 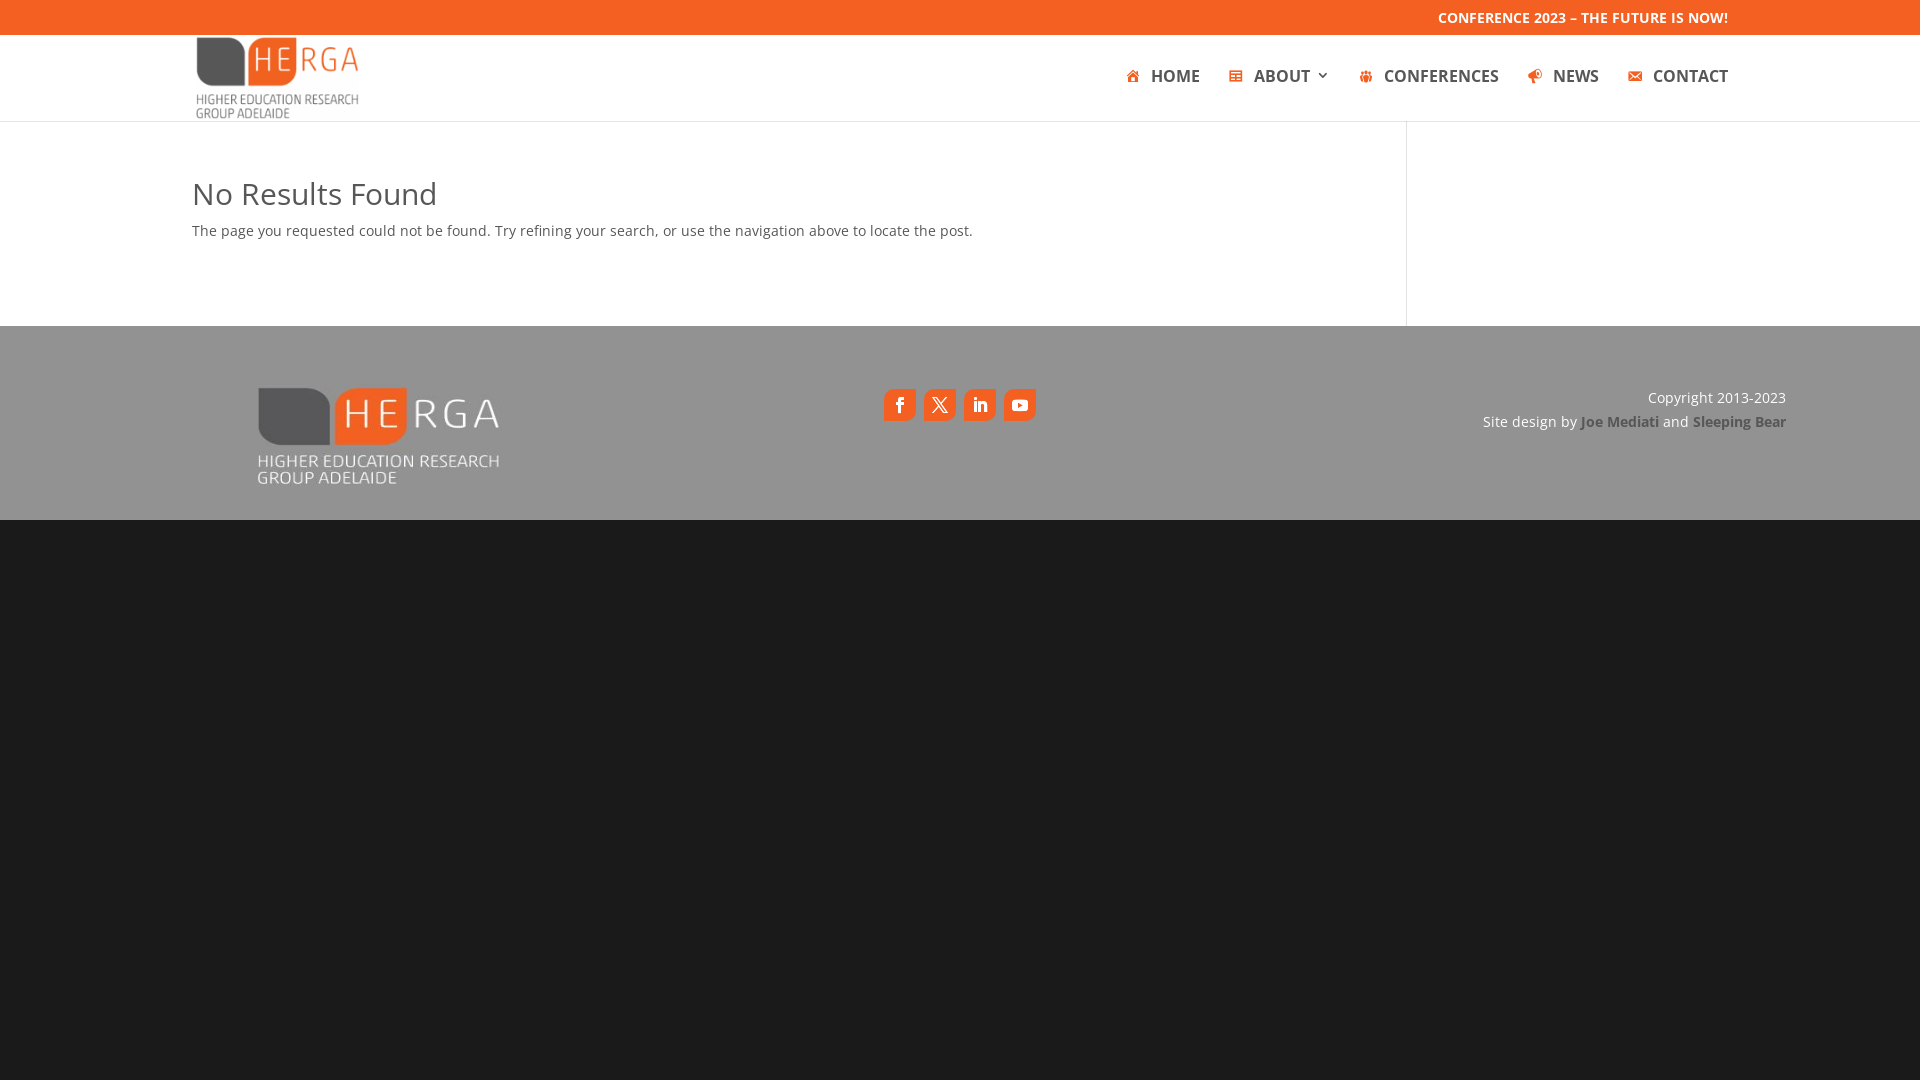 I want to click on 'HOME', so click(x=1161, y=94).